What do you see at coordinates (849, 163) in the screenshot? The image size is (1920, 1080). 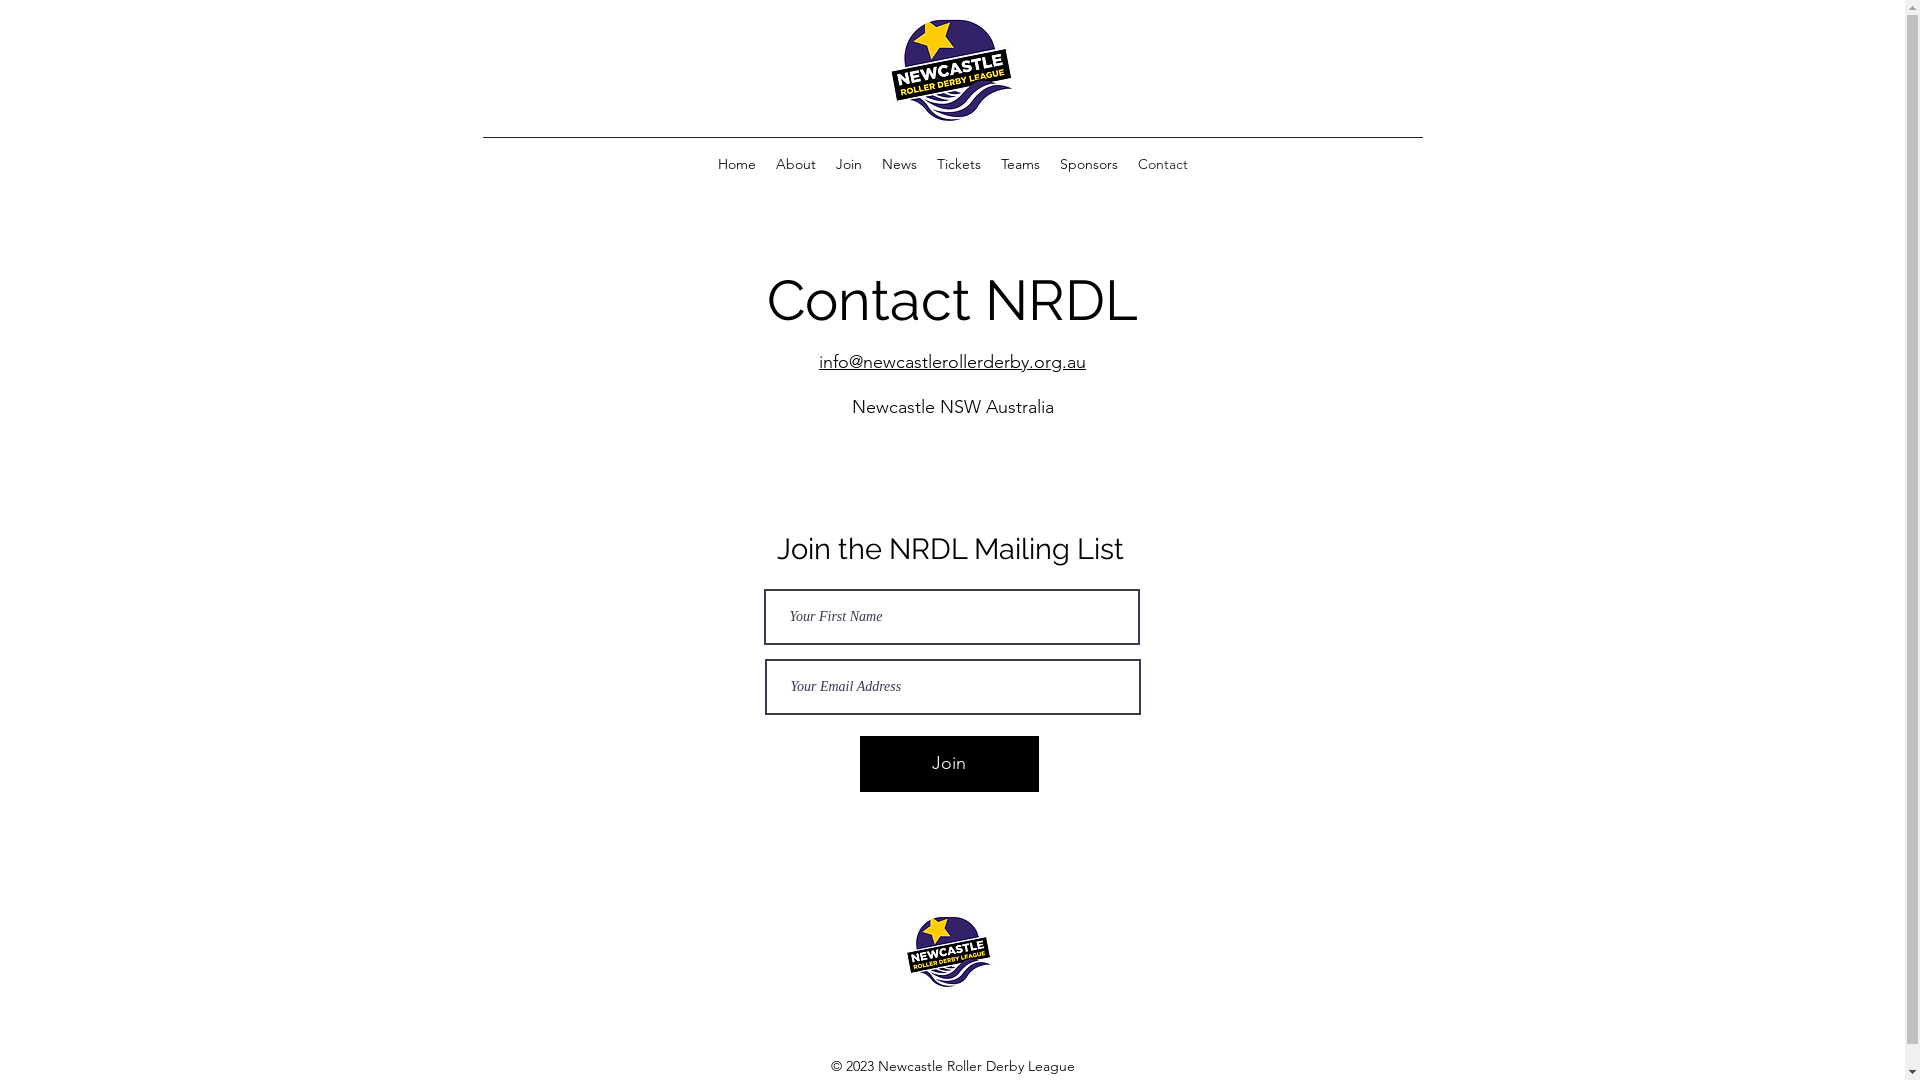 I see `'Join'` at bounding box center [849, 163].